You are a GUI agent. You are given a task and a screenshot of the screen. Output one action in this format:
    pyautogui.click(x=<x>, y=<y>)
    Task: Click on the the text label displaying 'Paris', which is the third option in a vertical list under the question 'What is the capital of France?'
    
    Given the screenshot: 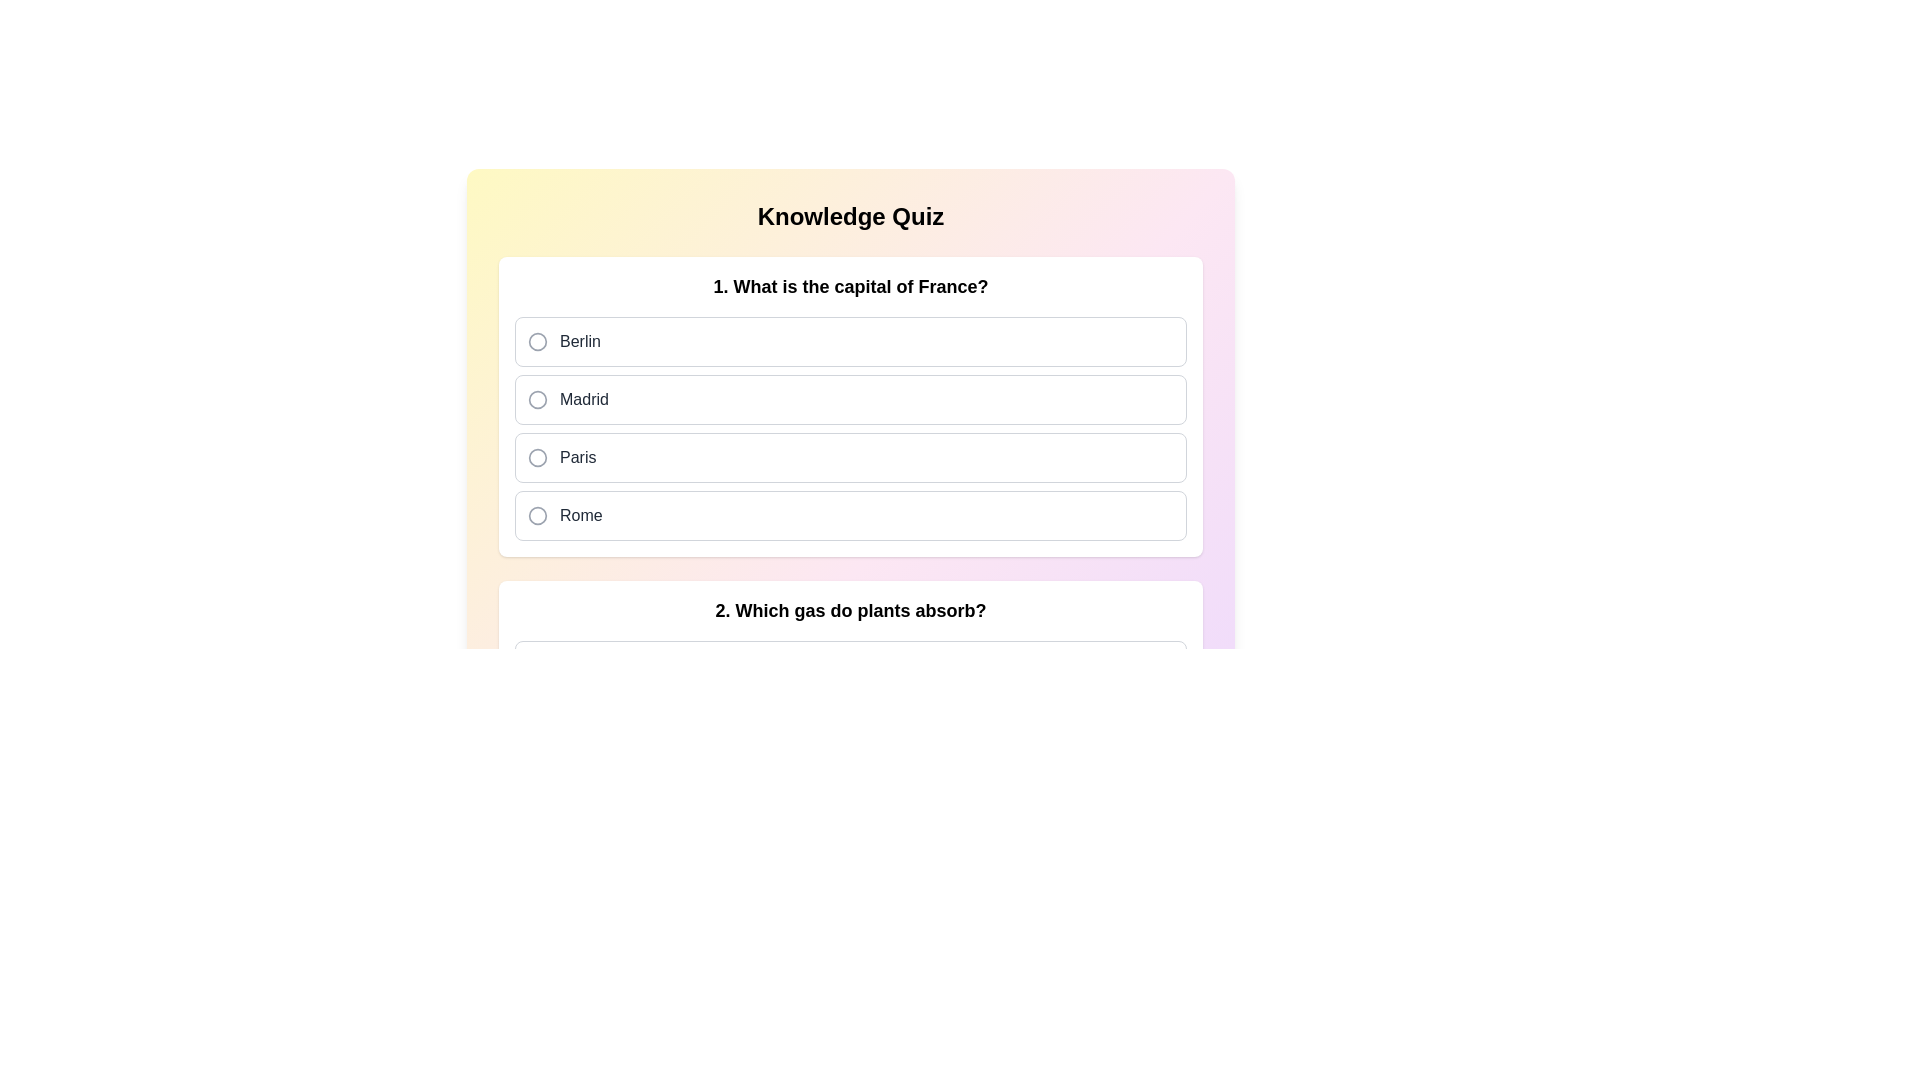 What is the action you would take?
    pyautogui.click(x=577, y=458)
    